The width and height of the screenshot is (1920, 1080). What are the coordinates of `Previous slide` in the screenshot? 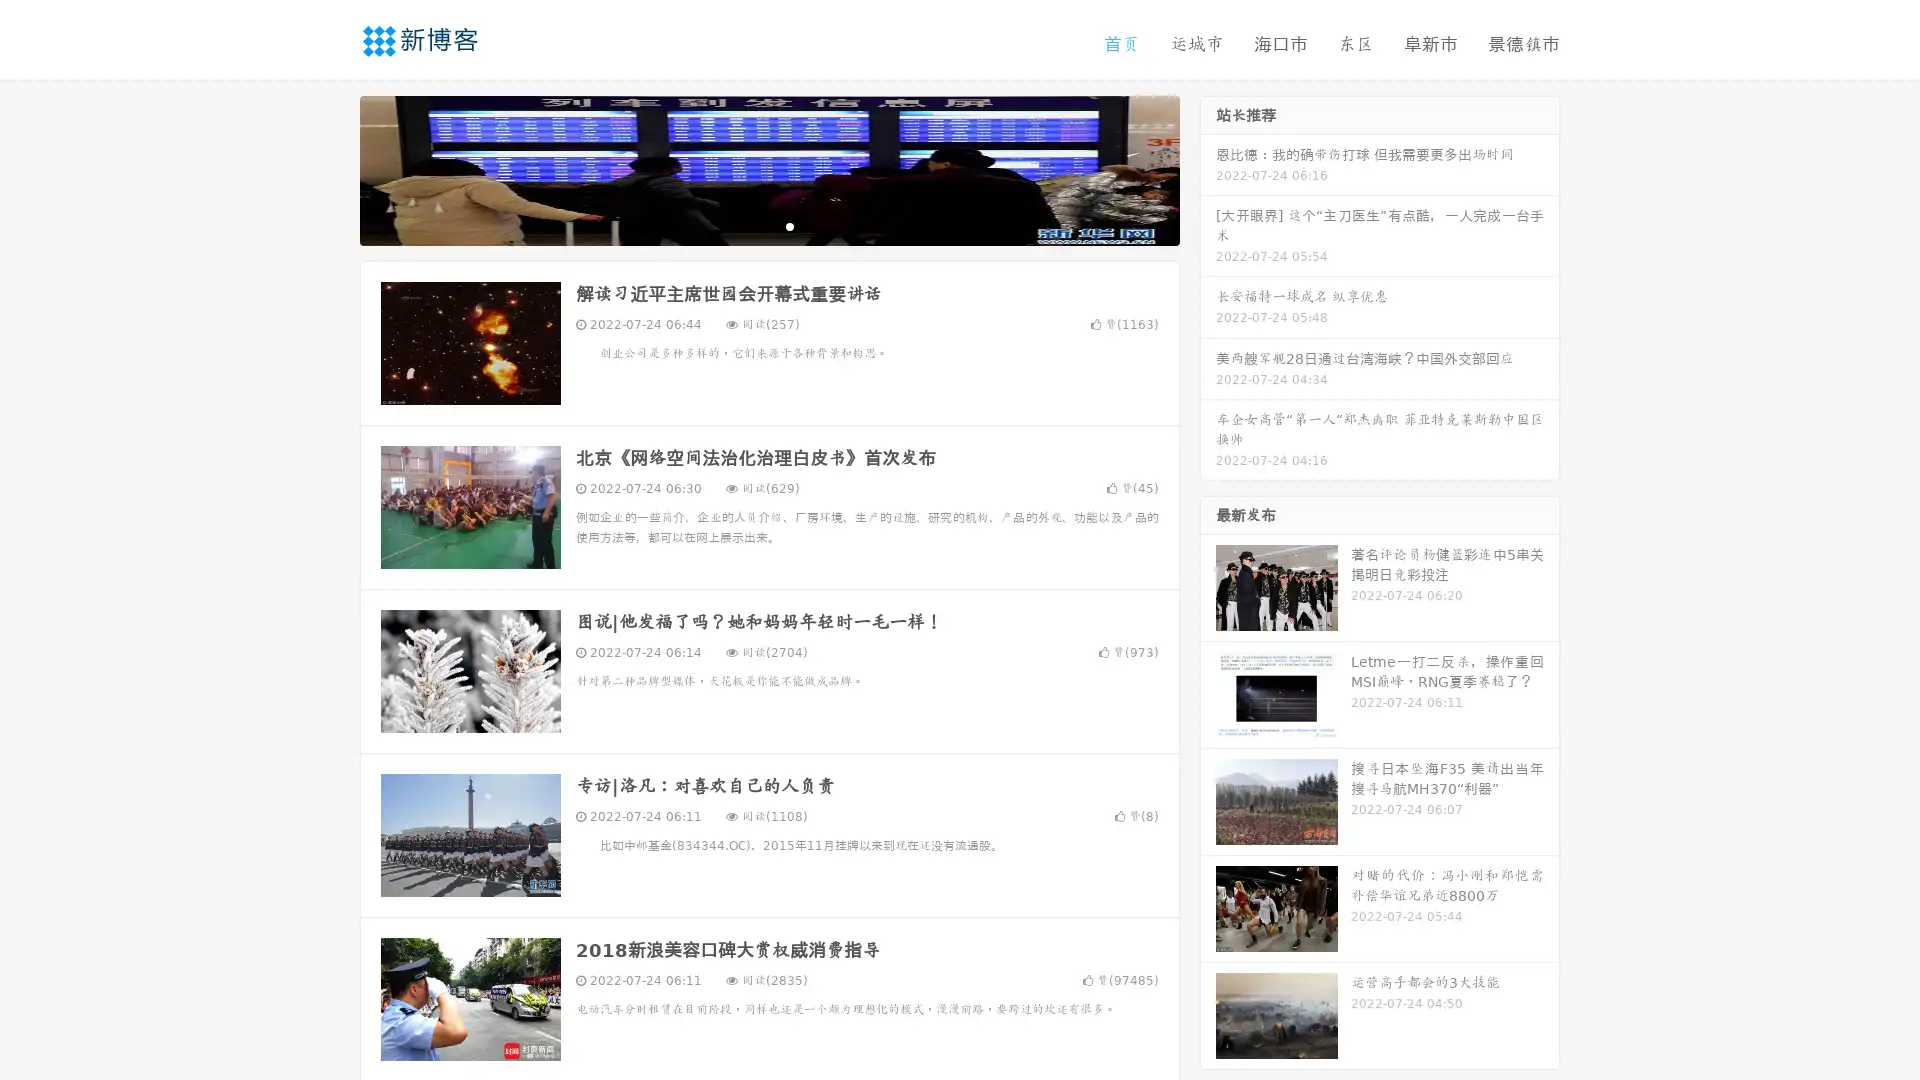 It's located at (330, 168).